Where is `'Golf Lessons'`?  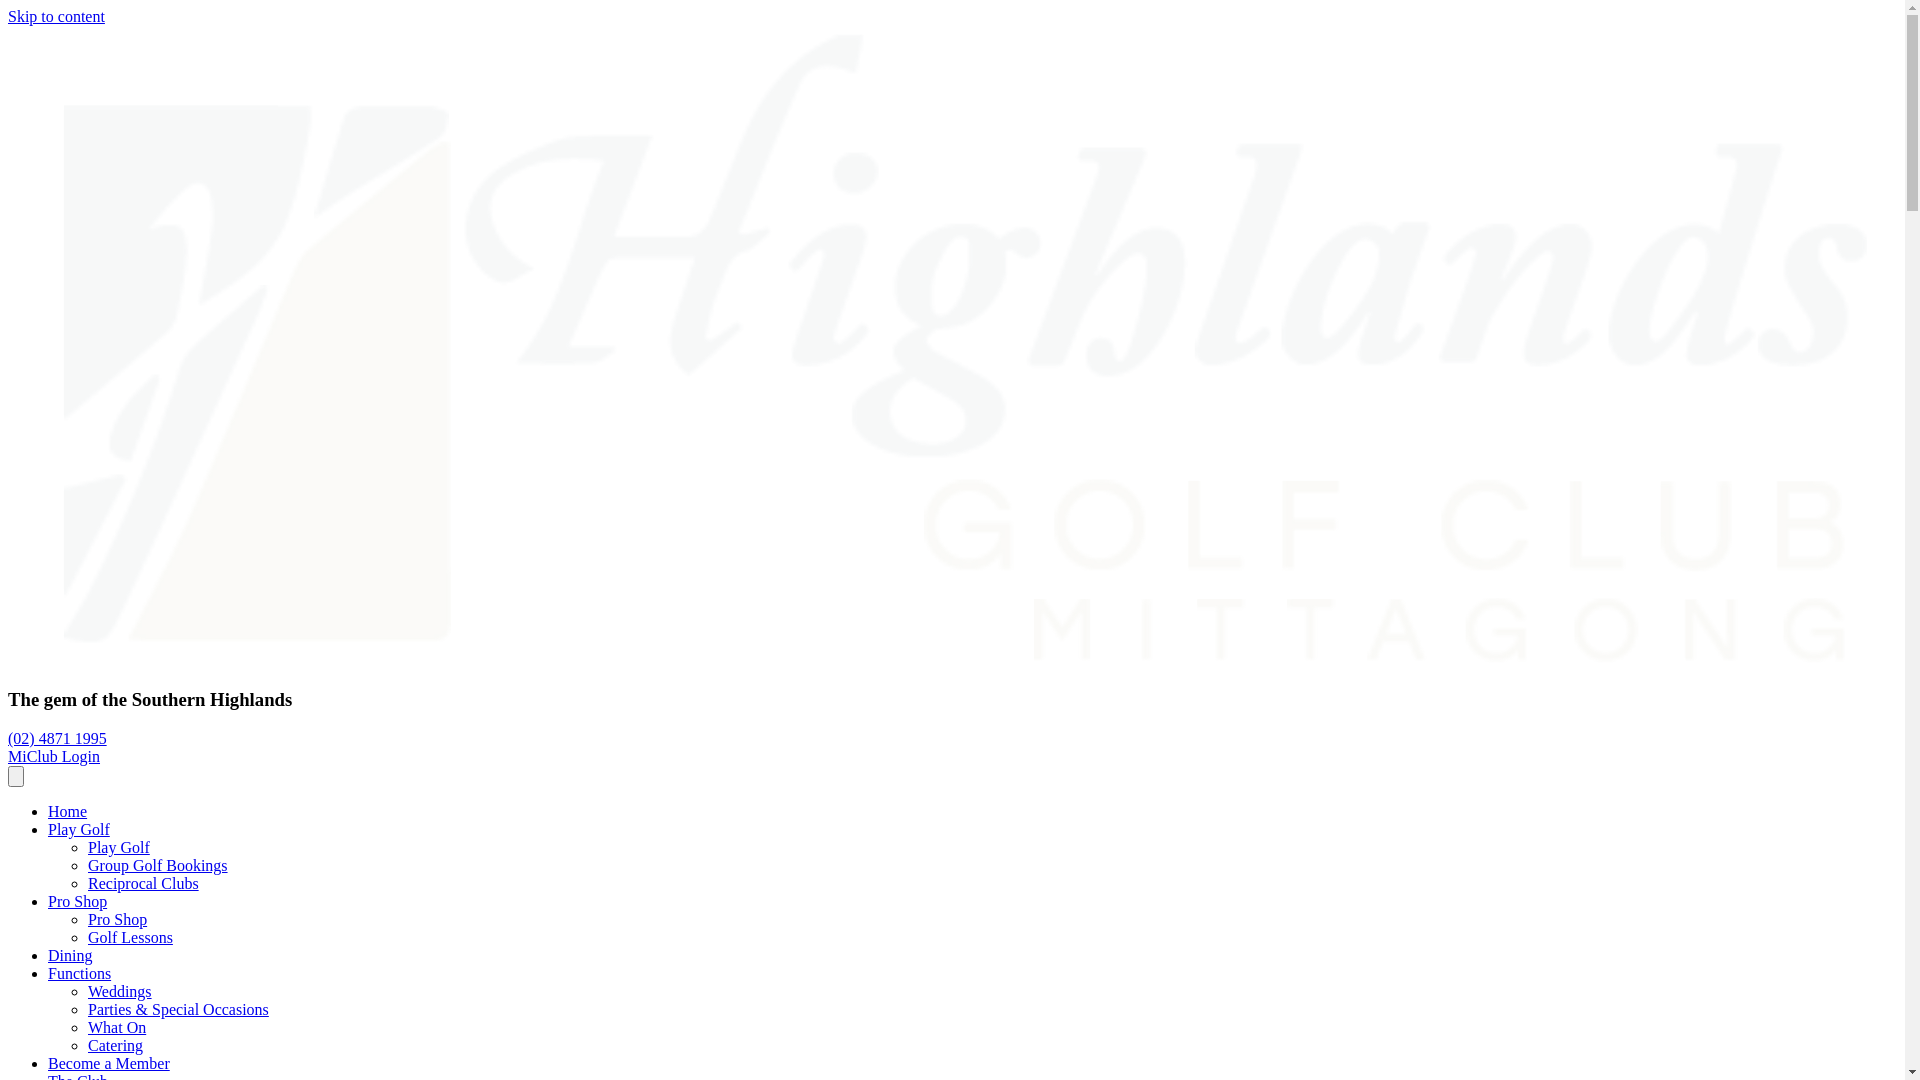
'Golf Lessons' is located at coordinates (86, 937).